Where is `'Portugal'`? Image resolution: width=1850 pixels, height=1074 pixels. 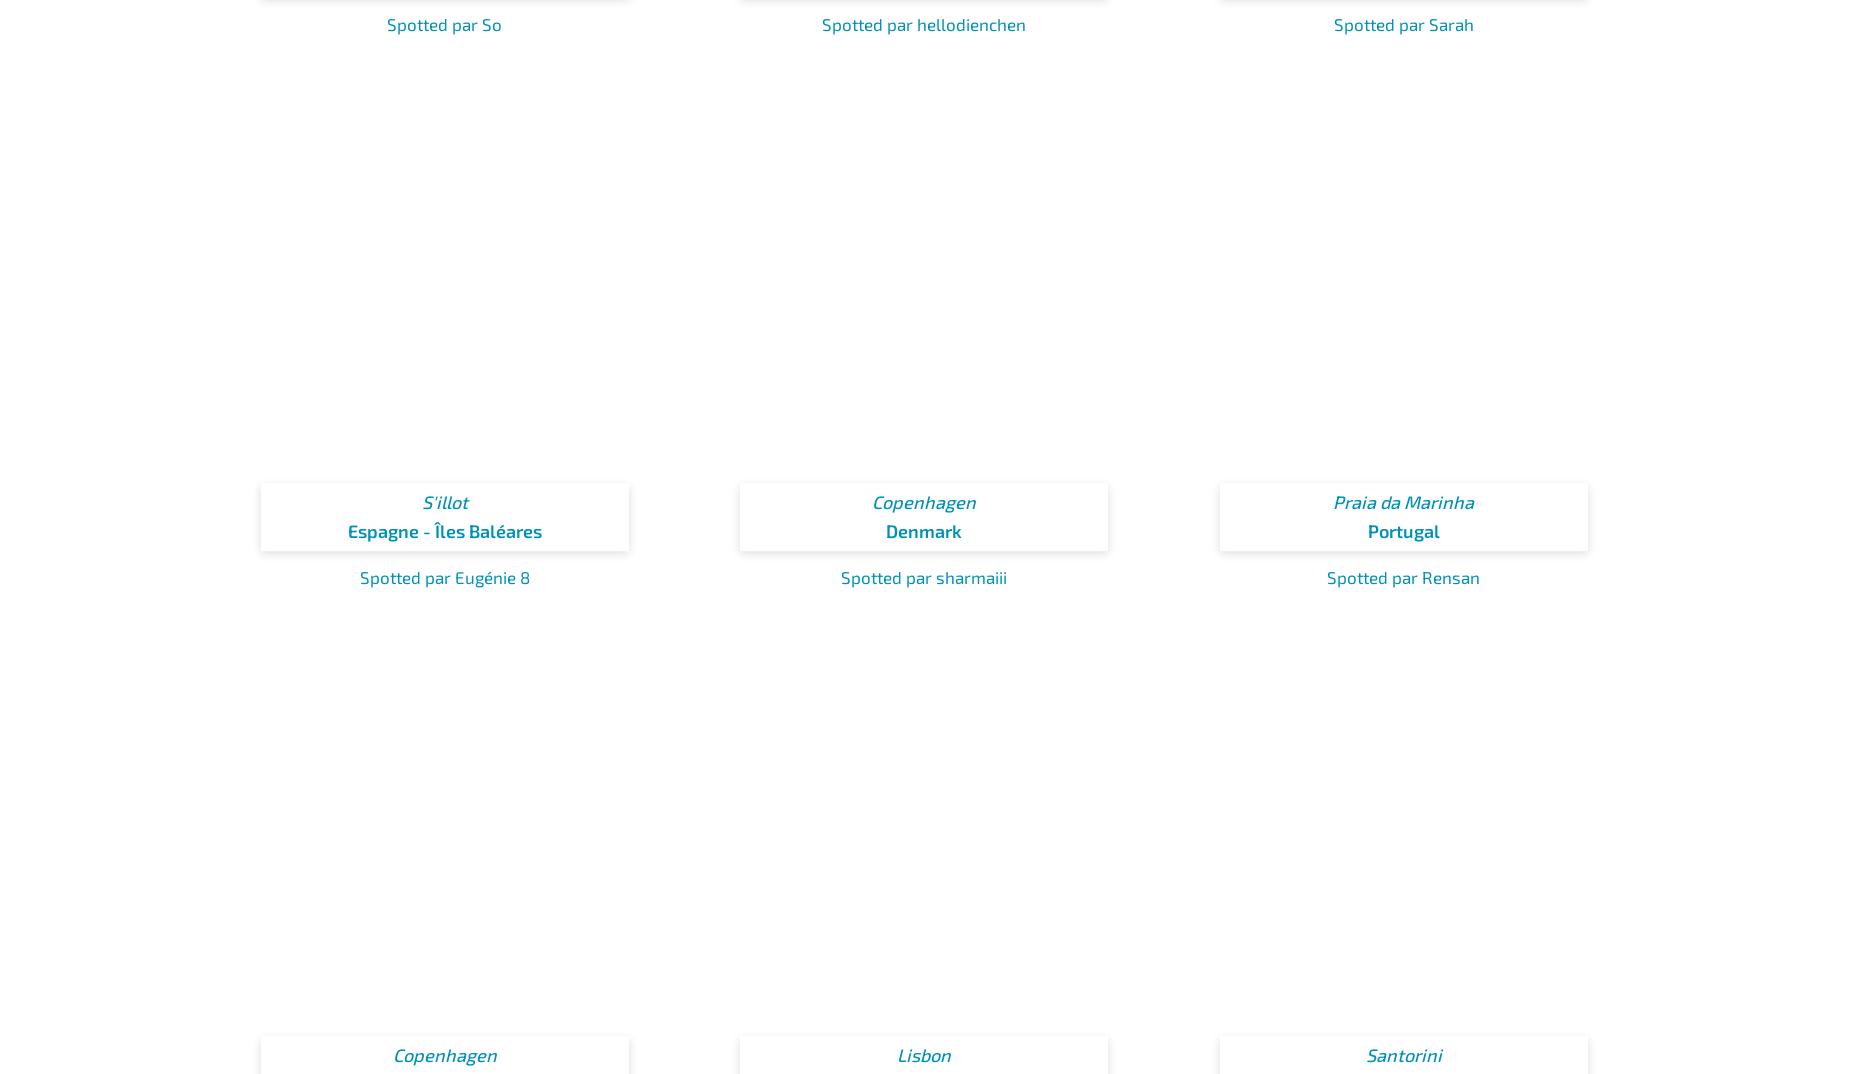
'Portugal' is located at coordinates (1403, 530).